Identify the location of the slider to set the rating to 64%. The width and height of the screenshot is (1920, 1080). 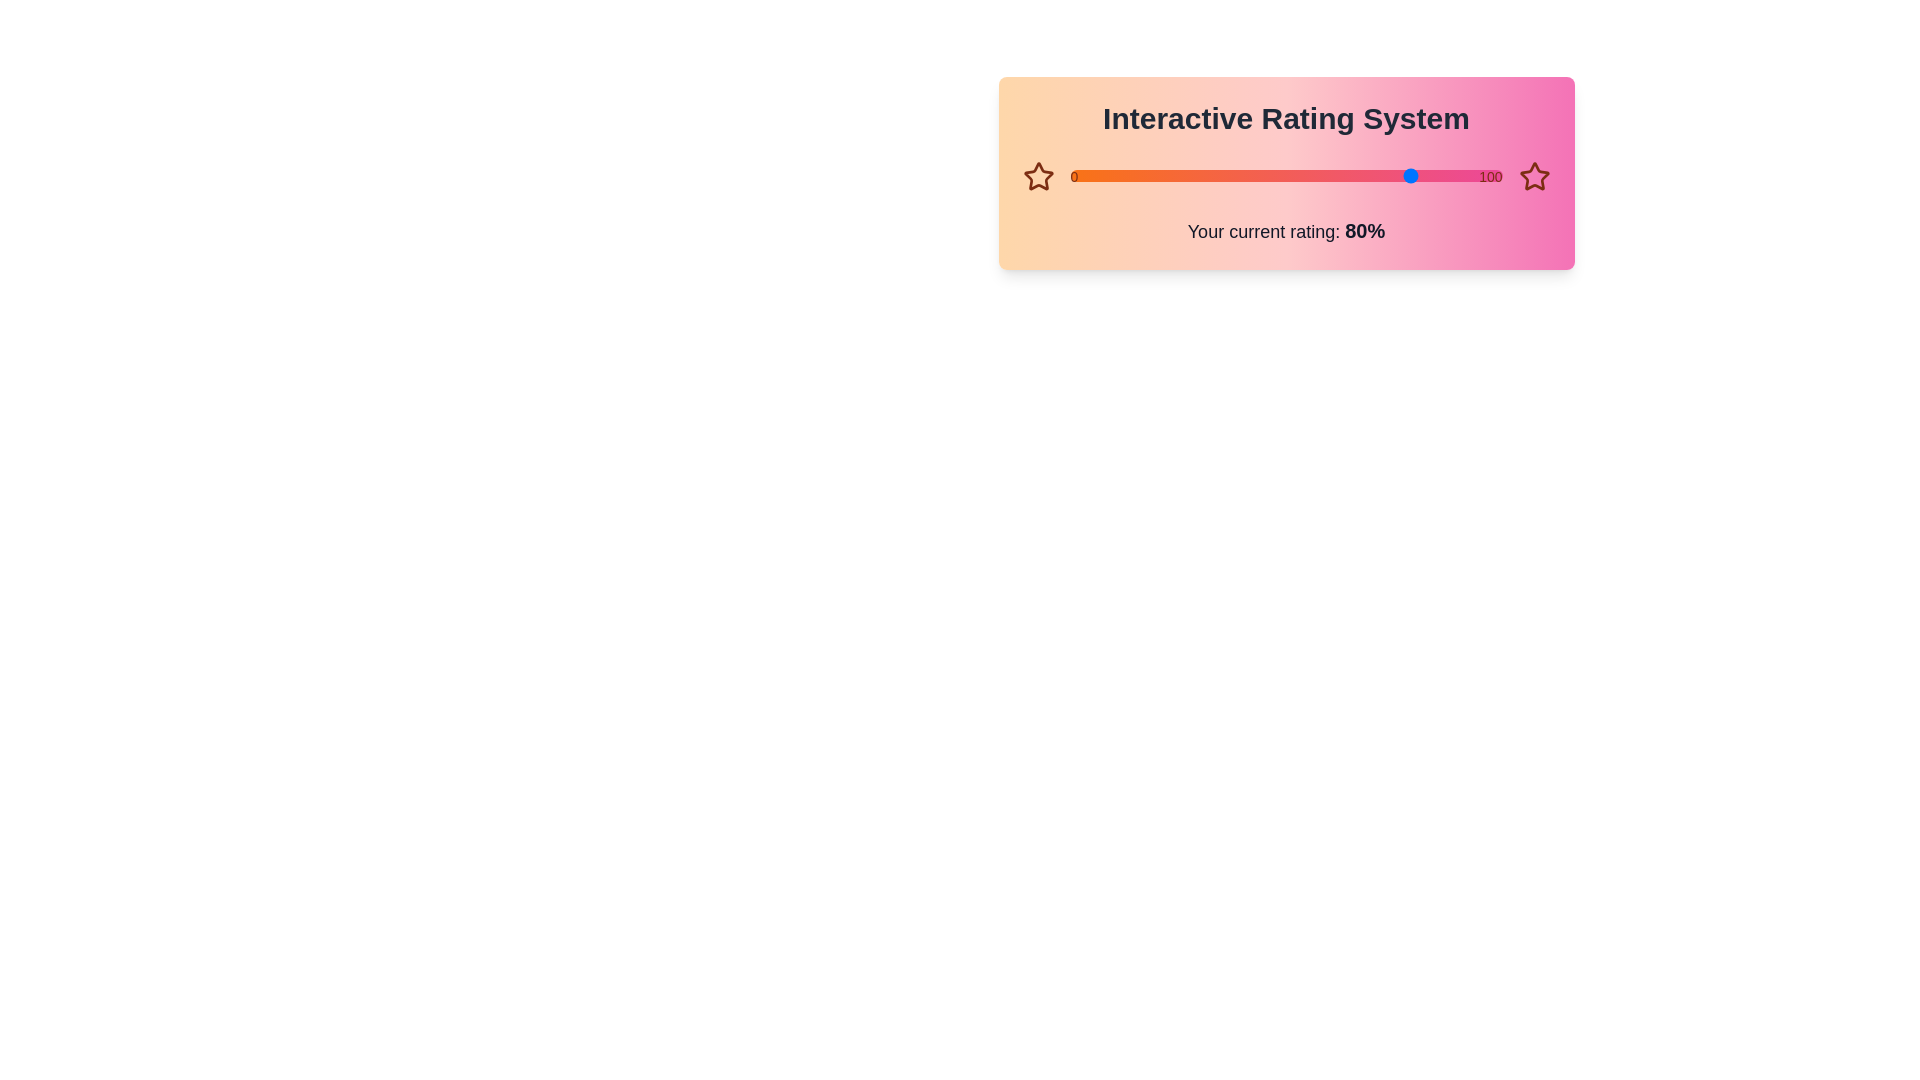
(1069, 175).